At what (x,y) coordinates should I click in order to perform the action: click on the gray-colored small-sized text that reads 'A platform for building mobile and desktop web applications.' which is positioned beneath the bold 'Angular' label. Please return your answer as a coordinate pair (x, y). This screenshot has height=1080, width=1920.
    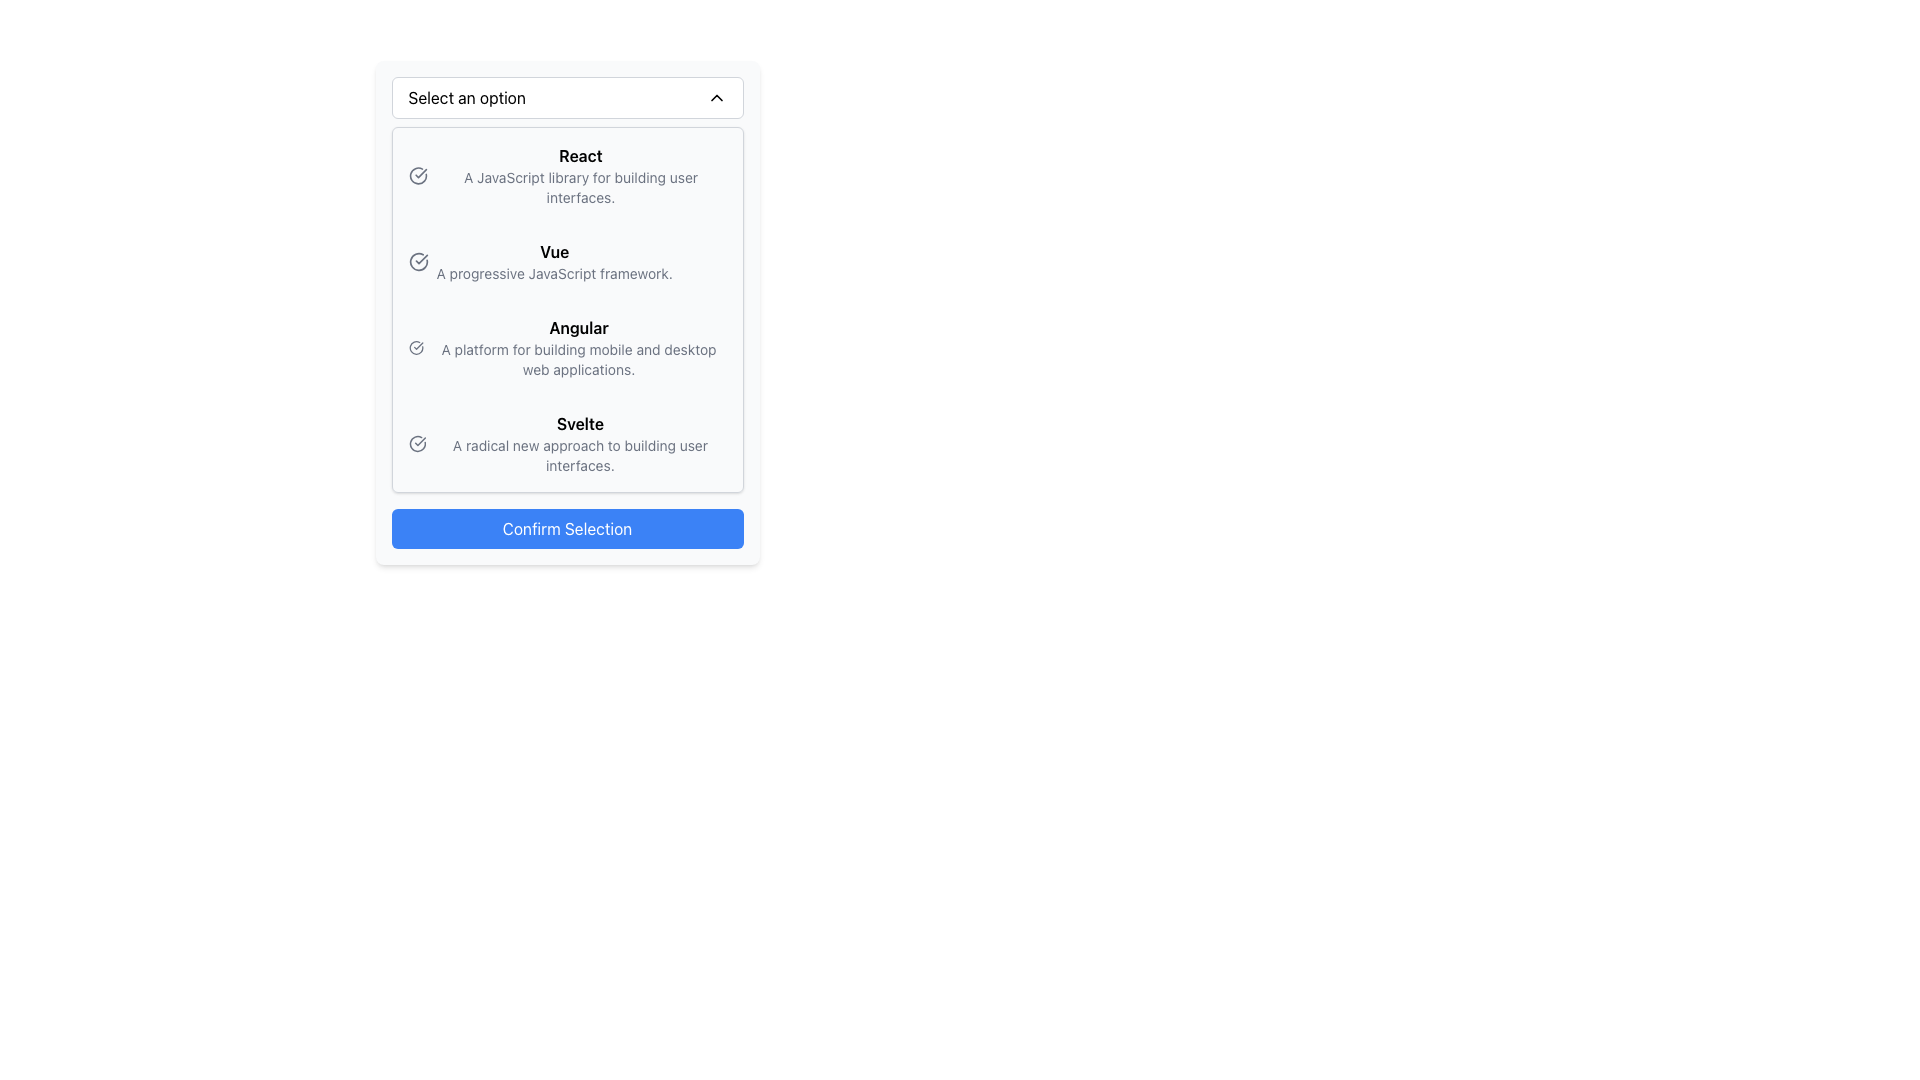
    Looking at the image, I should click on (578, 358).